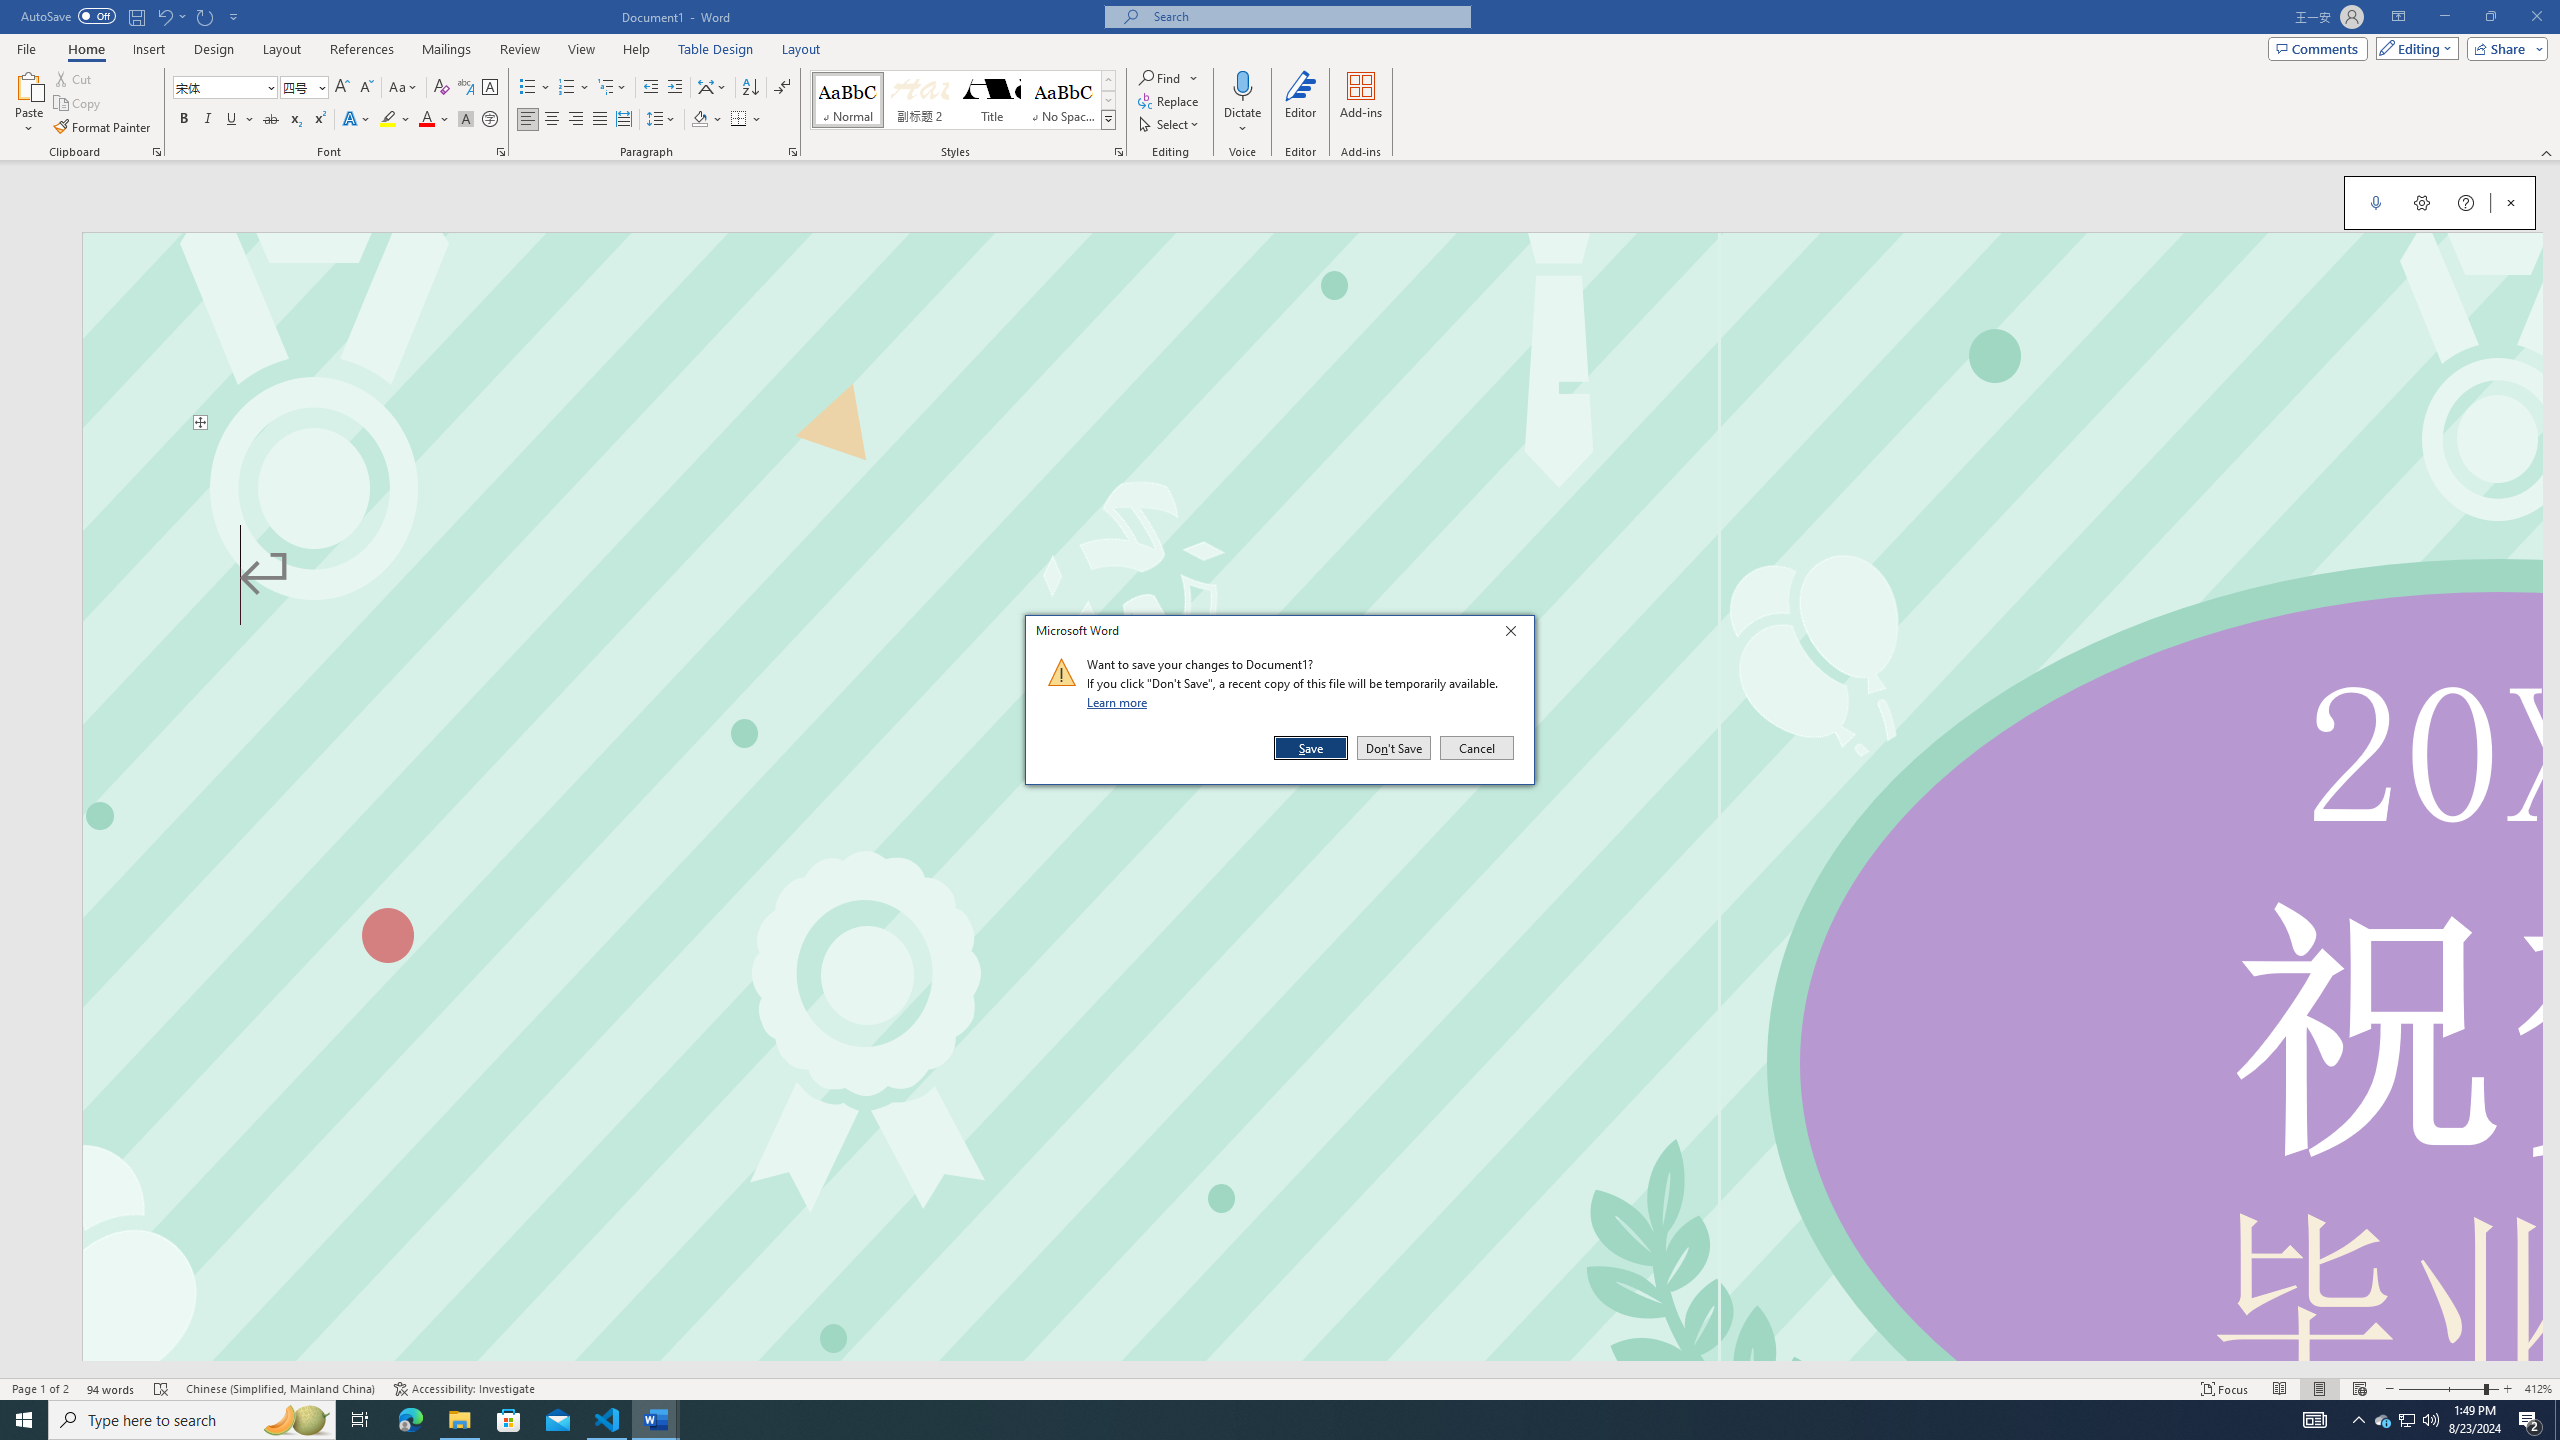 This screenshot has height=1440, width=2560. Describe the element at coordinates (1120, 701) in the screenshot. I see `'Learn more'` at that location.